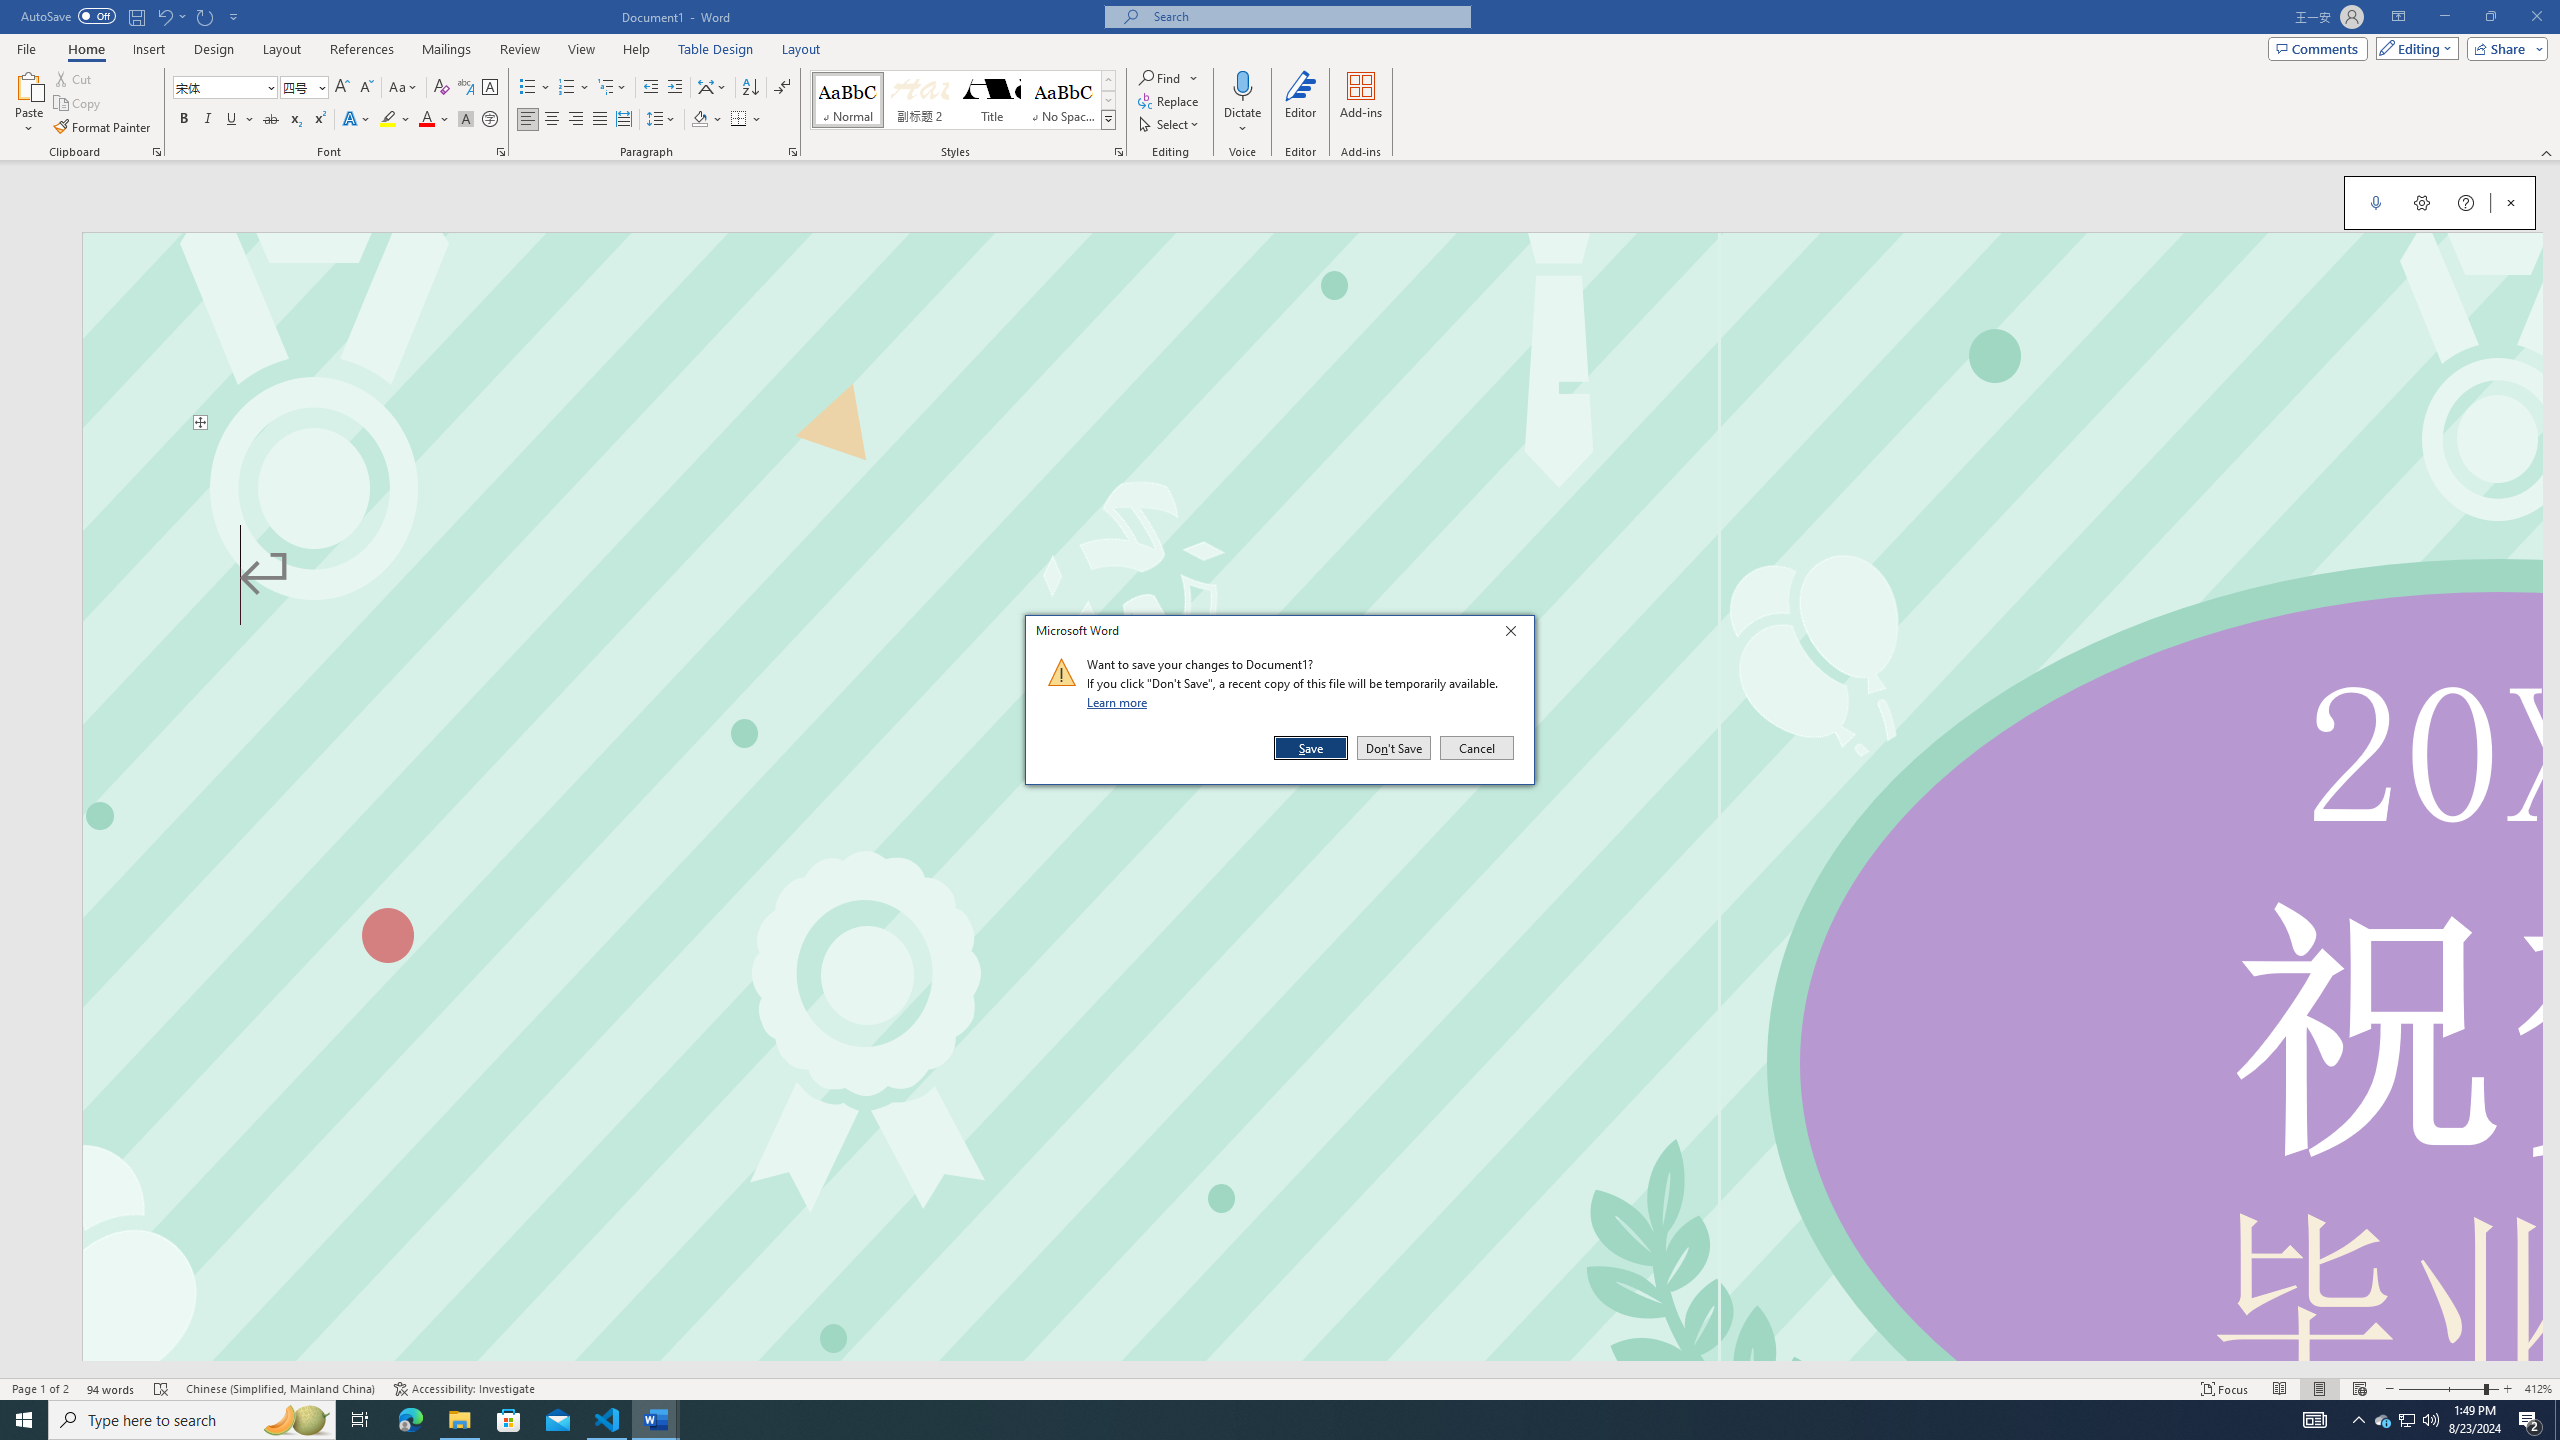 This screenshot has height=1440, width=2560. Describe the element at coordinates (1120, 701) in the screenshot. I see `'Learn more'` at that location.